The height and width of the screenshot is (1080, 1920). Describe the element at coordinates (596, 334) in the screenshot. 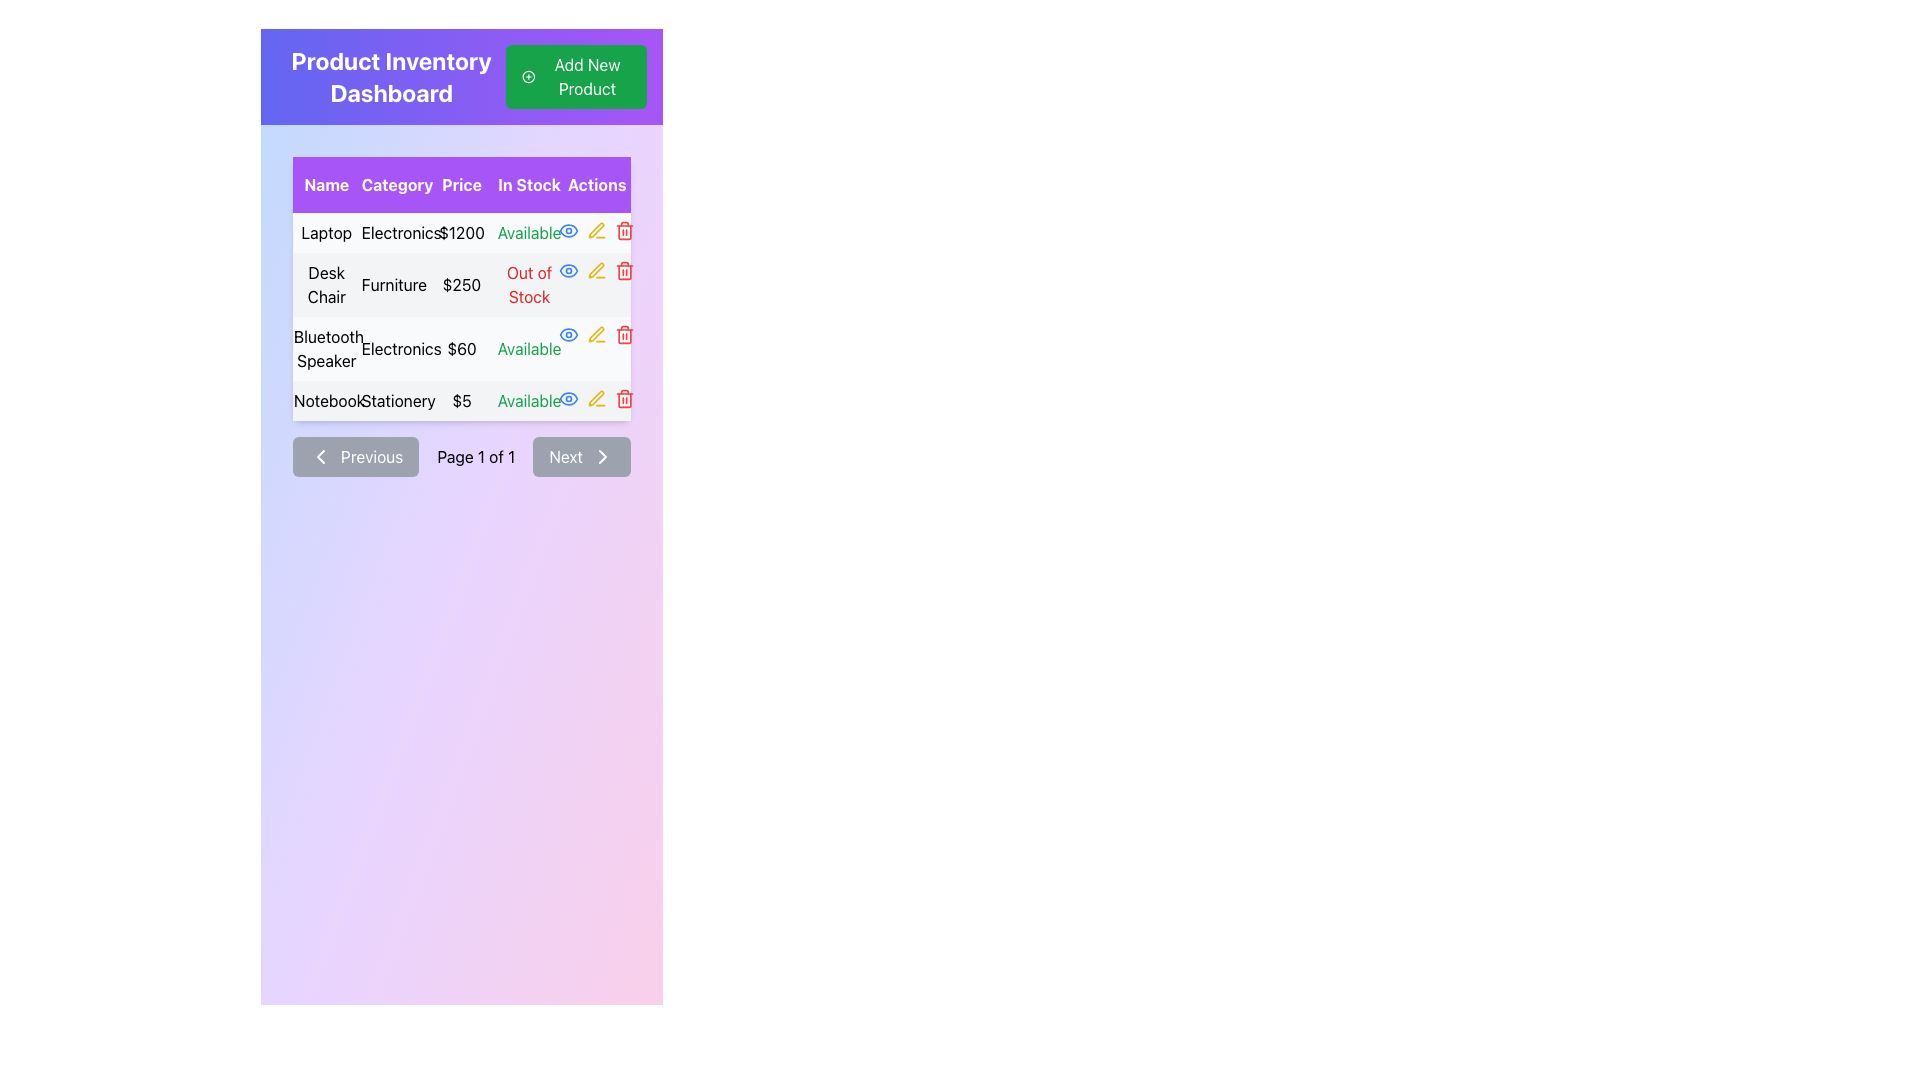

I see `the yellow pencil icon in the 'Actions' column for the product 'Bluetooth Speaker' to change its color to darker yellow` at that location.